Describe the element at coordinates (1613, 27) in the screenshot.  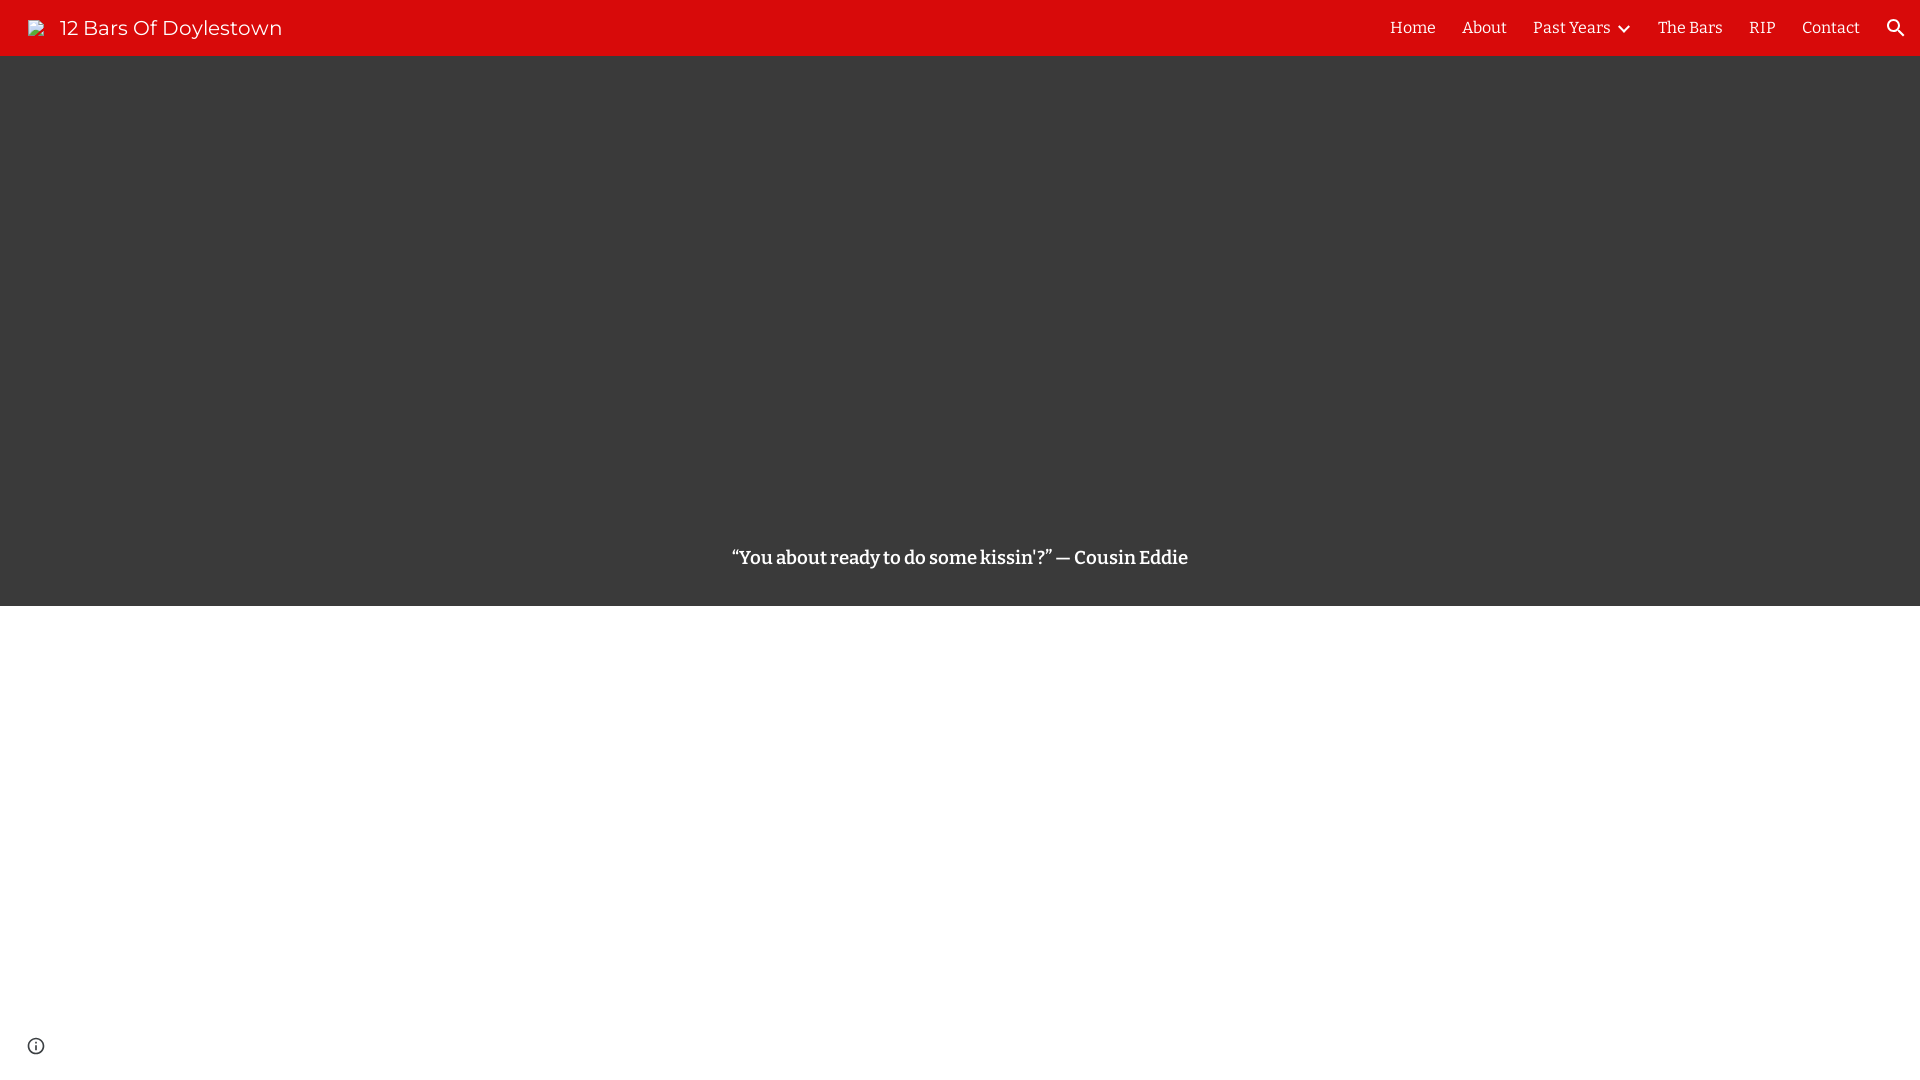
I see `'Expand/Collapse'` at that location.